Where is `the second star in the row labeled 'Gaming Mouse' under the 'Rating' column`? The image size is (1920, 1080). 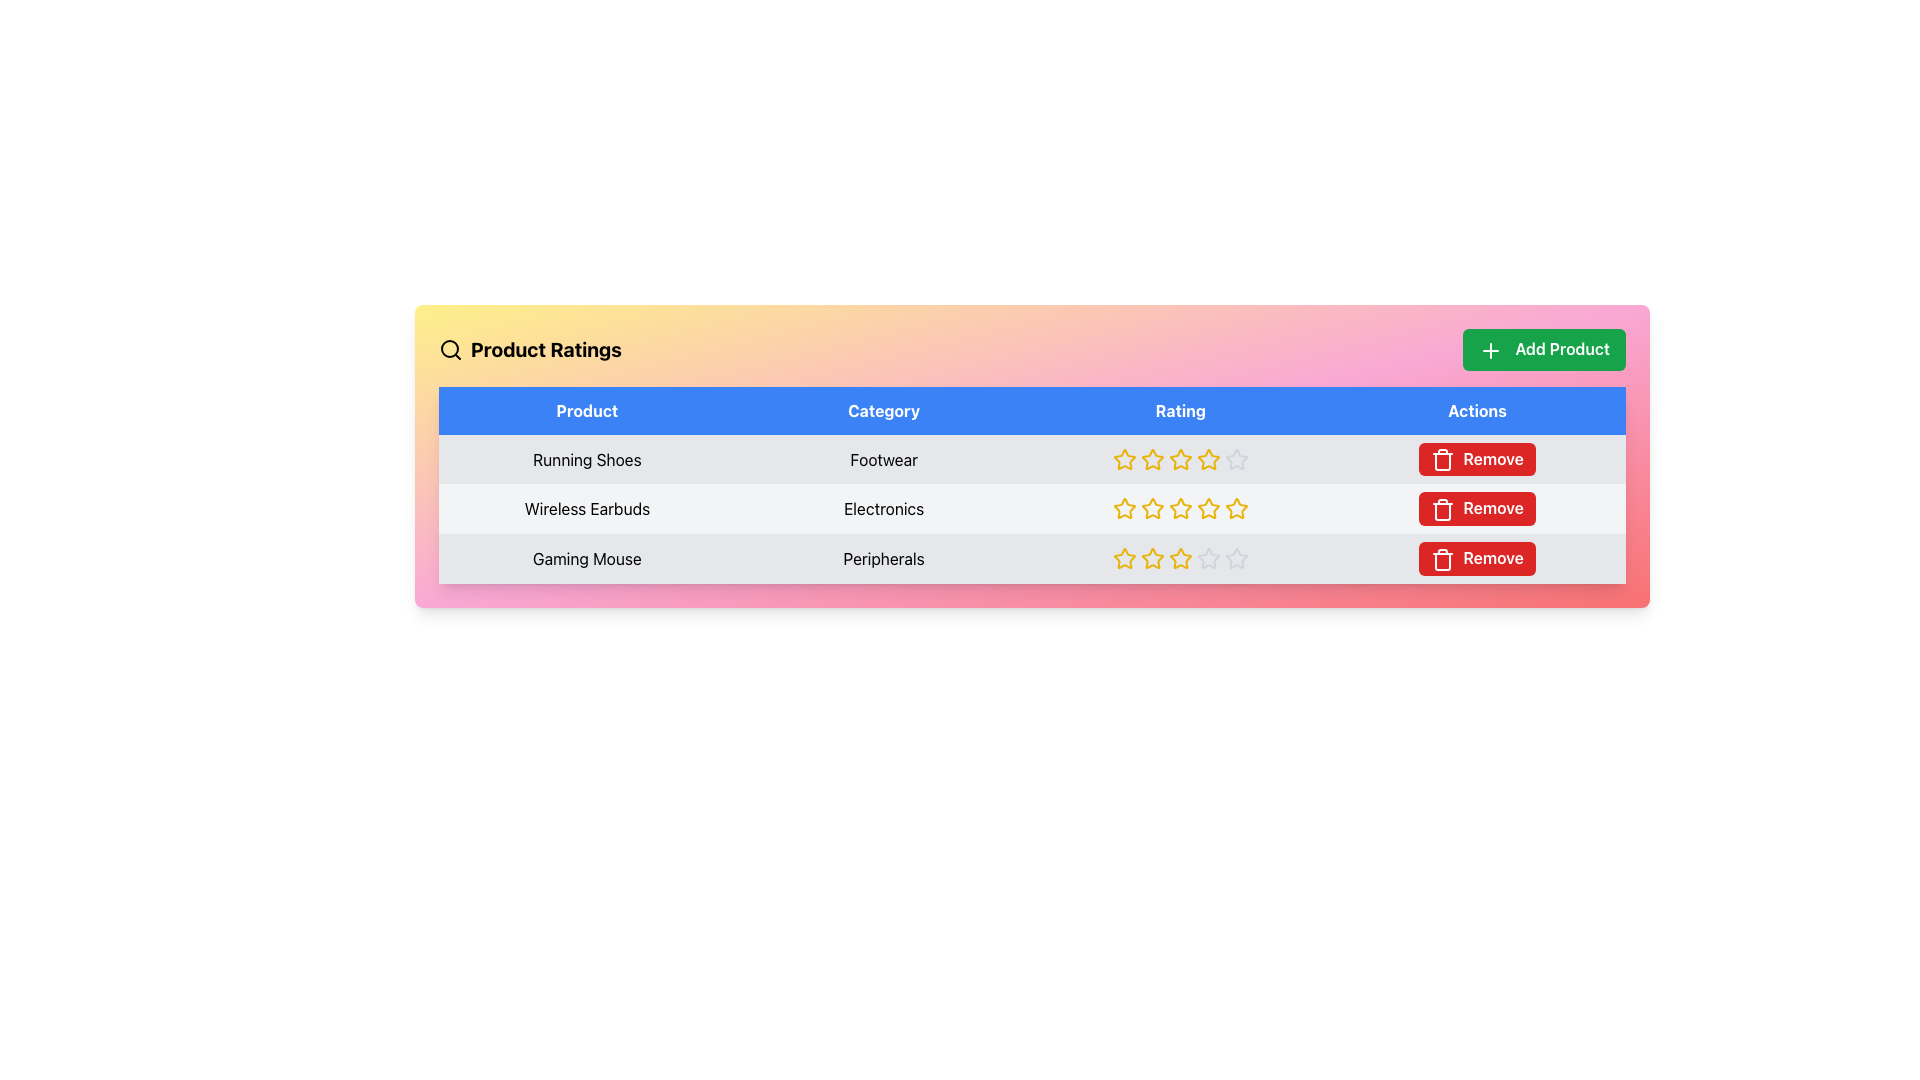
the second star in the row labeled 'Gaming Mouse' under the 'Rating' column is located at coordinates (1124, 558).